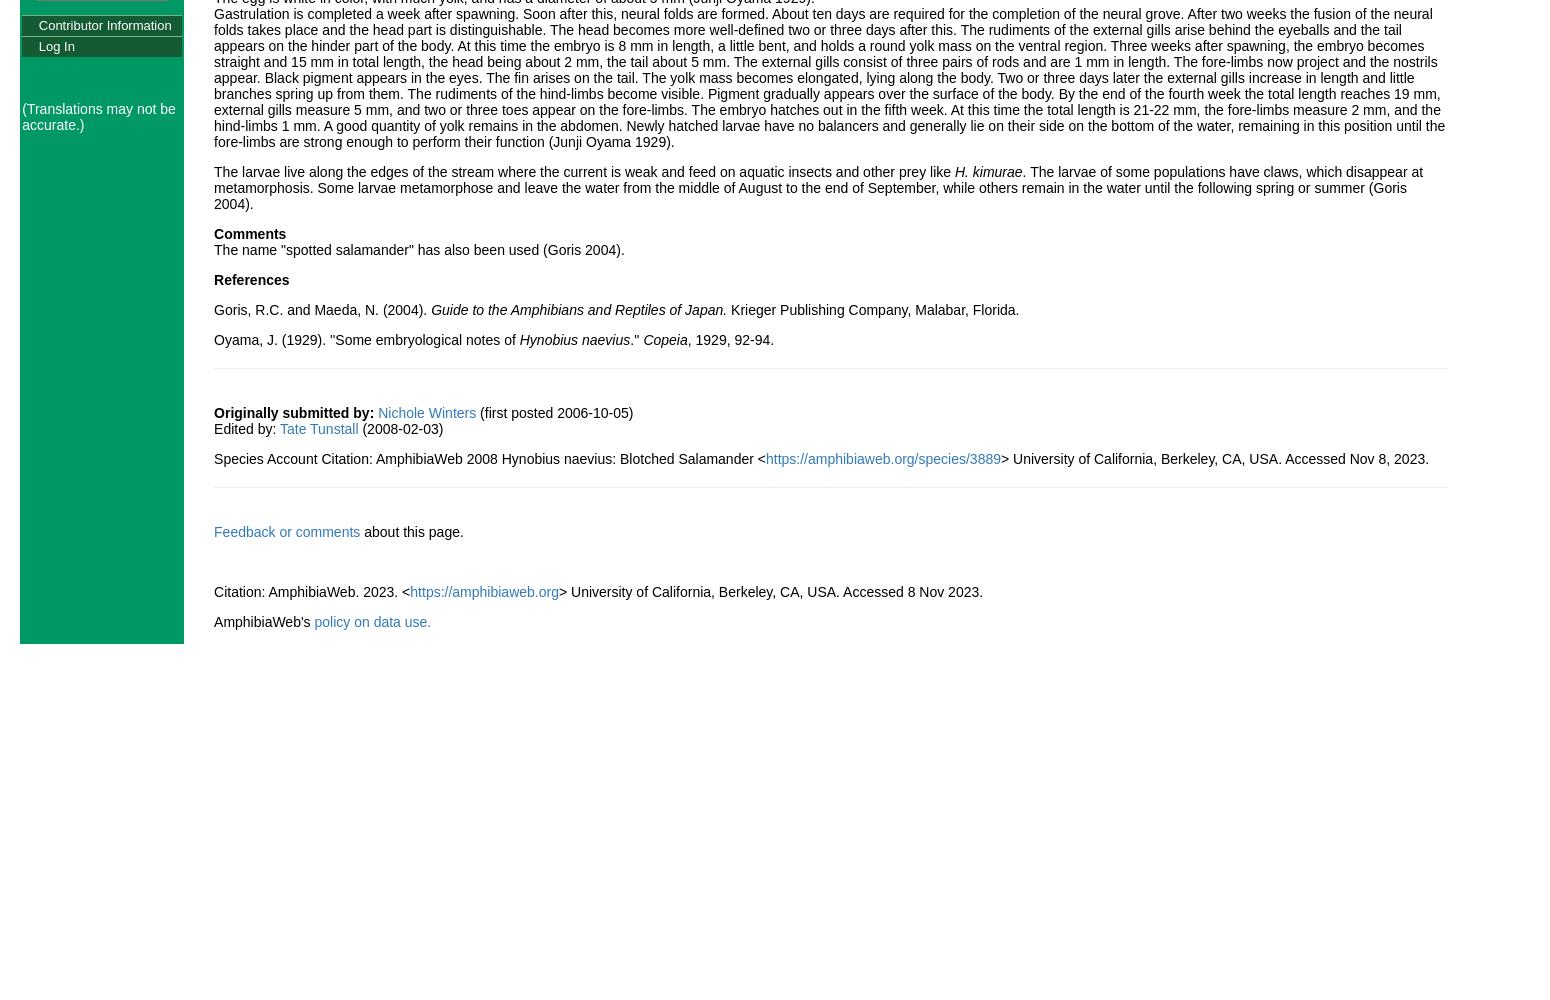 This screenshot has width=1550, height=1000. Describe the element at coordinates (357, 428) in the screenshot. I see `'(2008-02-03)'` at that location.